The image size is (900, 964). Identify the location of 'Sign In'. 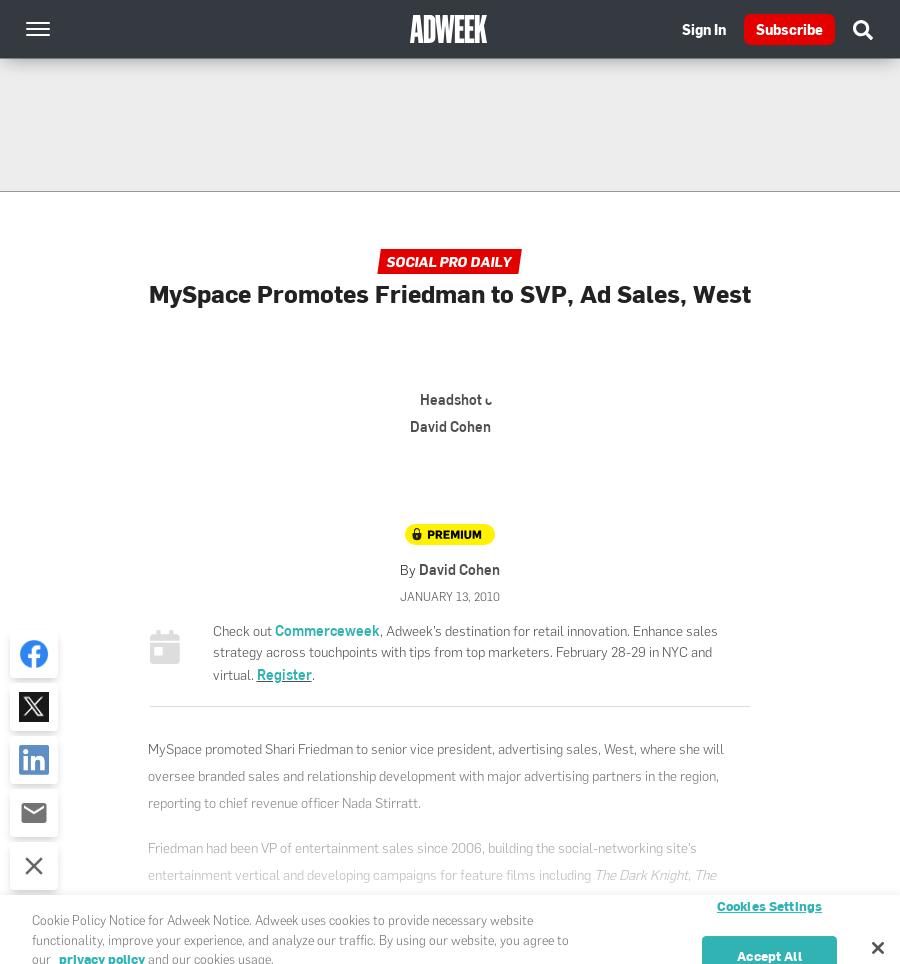
(681, 27).